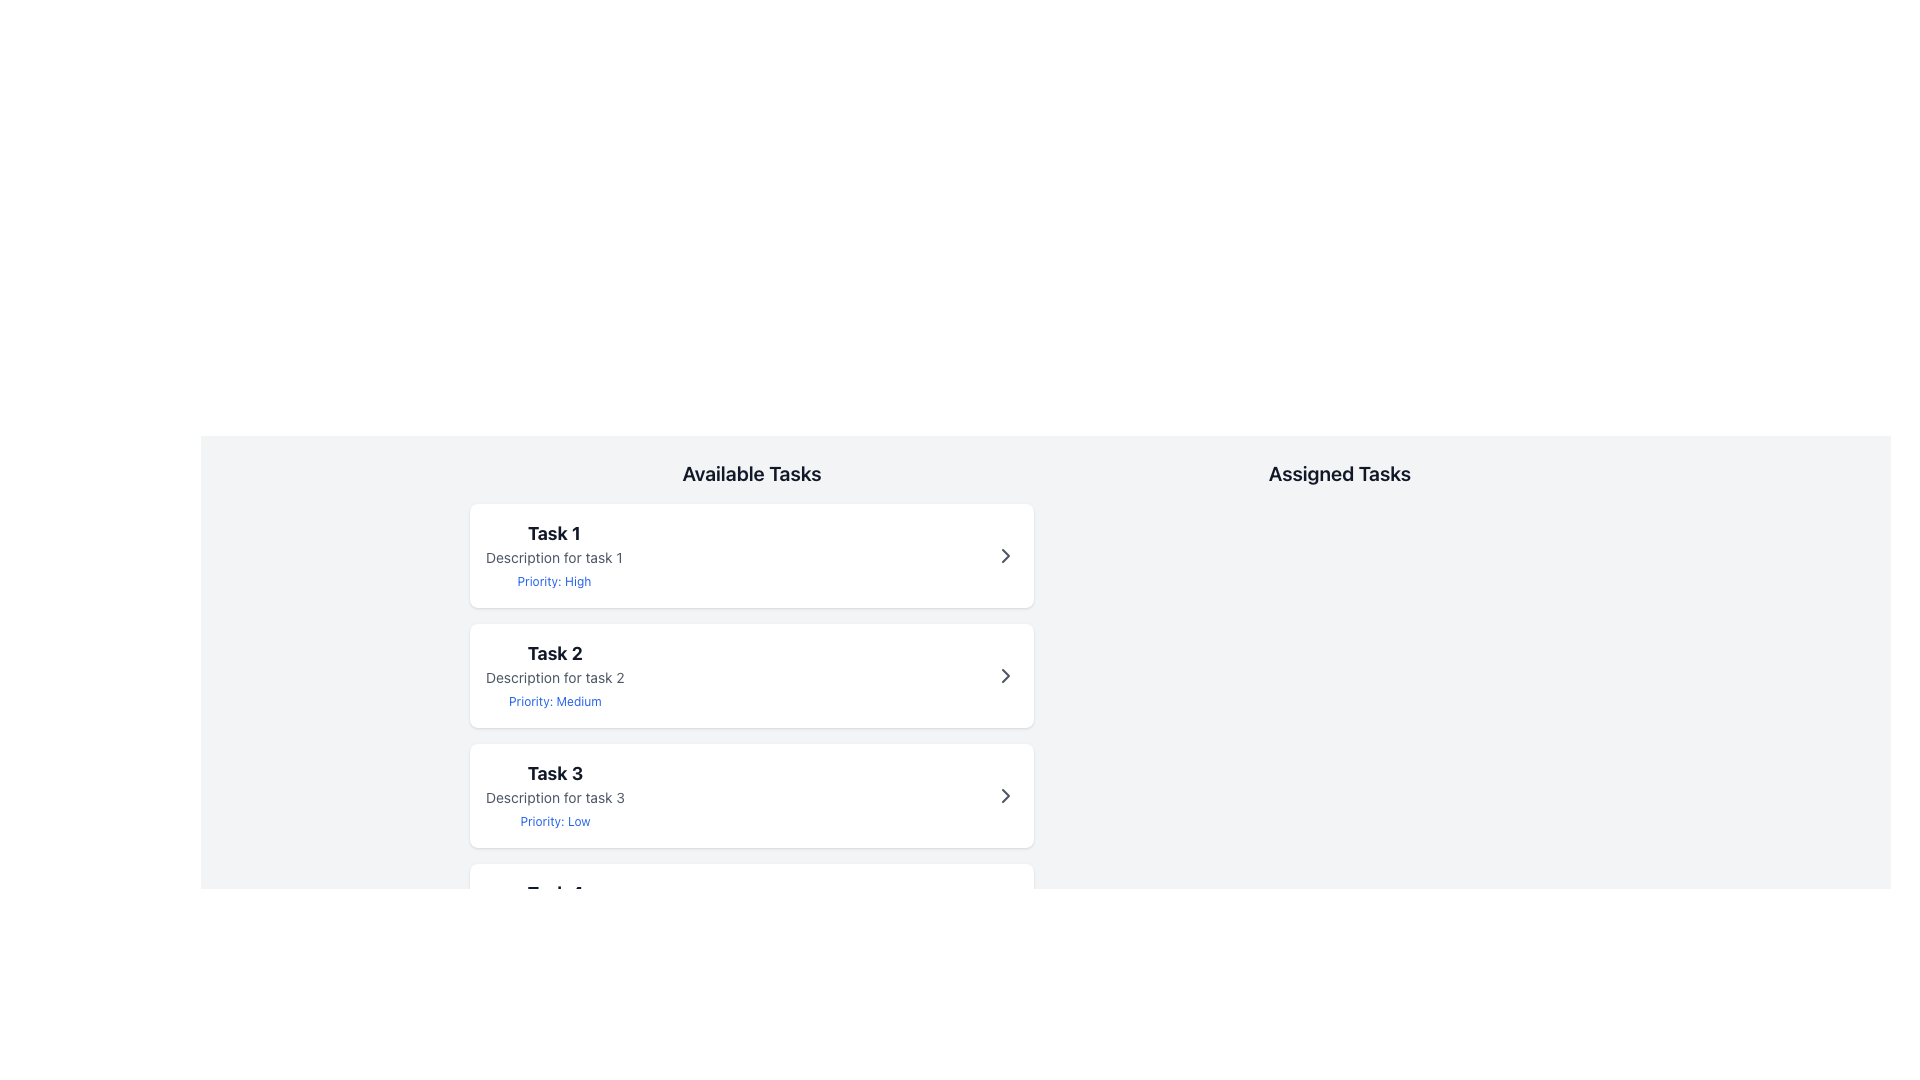  I want to click on the icon located near the right edge of the first task in the 'Available Tasks' section, so click(1006, 555).